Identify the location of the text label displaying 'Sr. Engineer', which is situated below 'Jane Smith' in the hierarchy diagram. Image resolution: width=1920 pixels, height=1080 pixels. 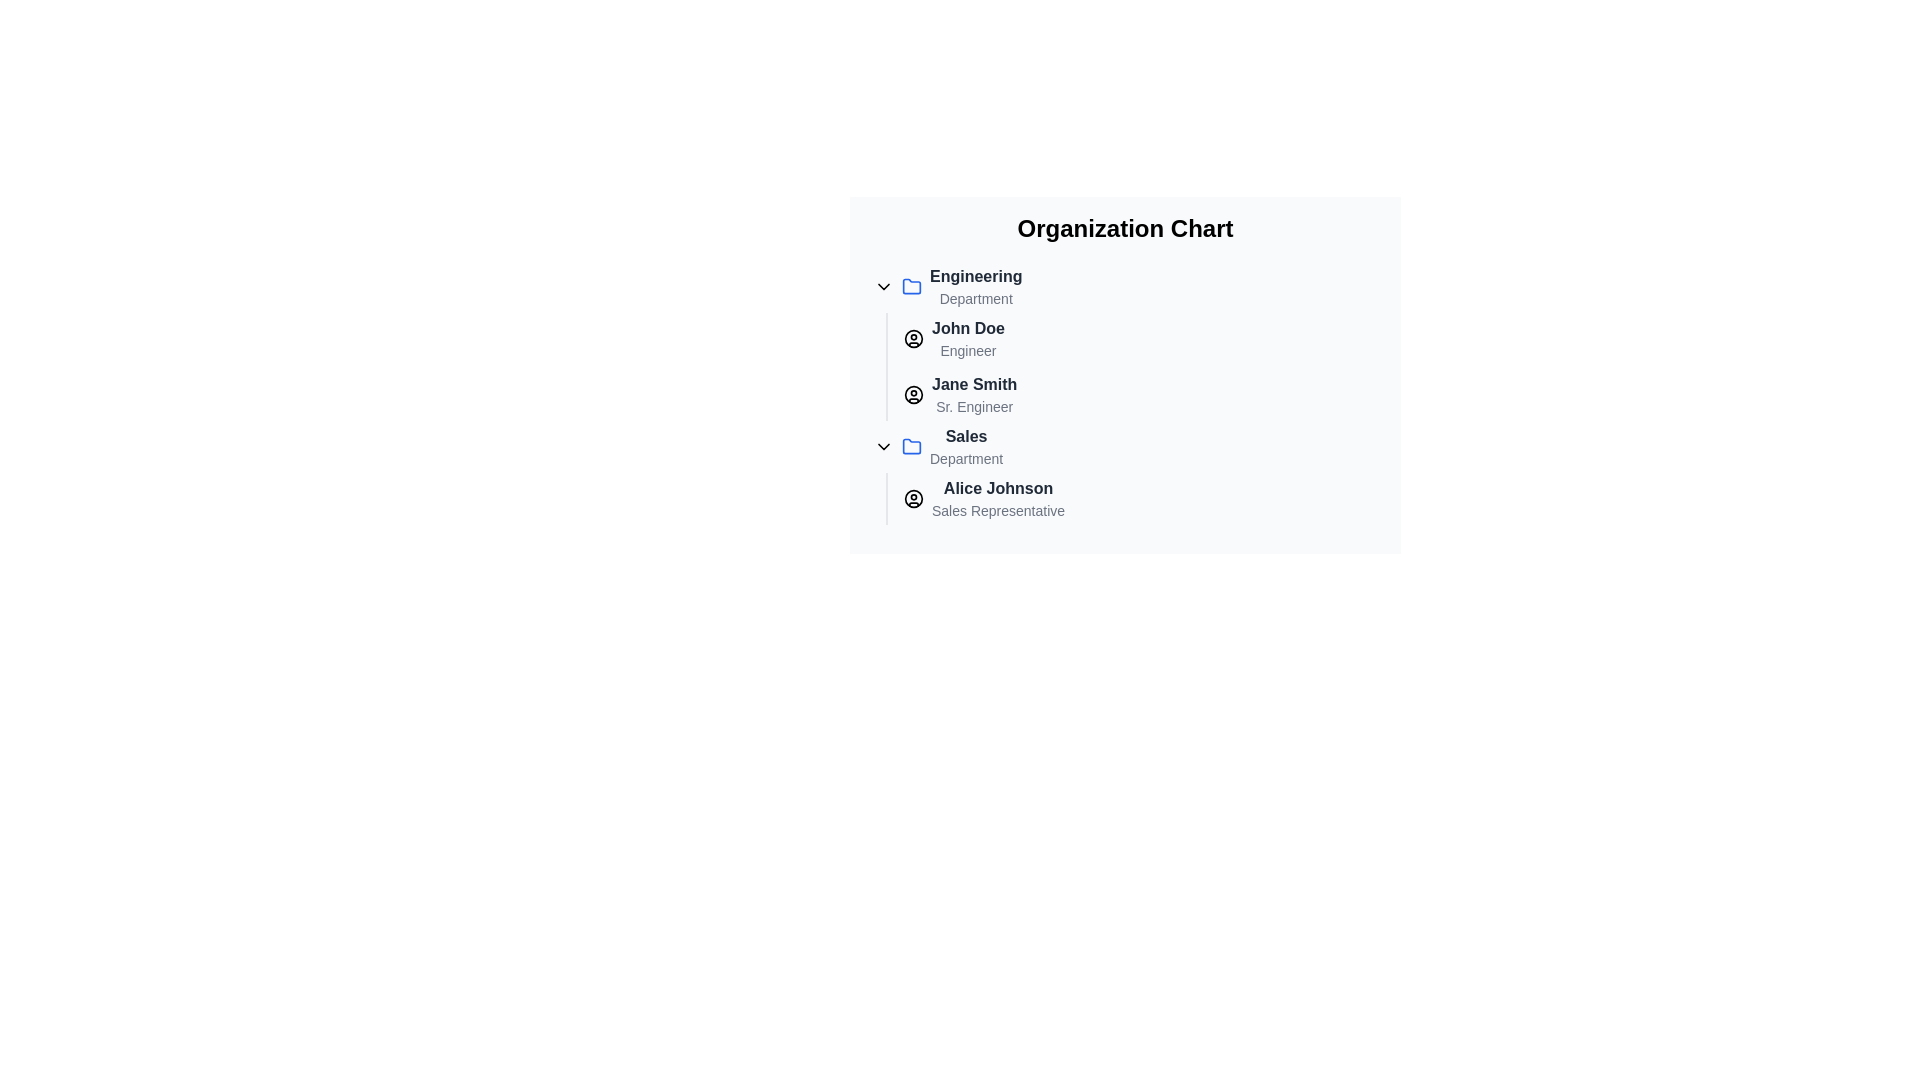
(974, 406).